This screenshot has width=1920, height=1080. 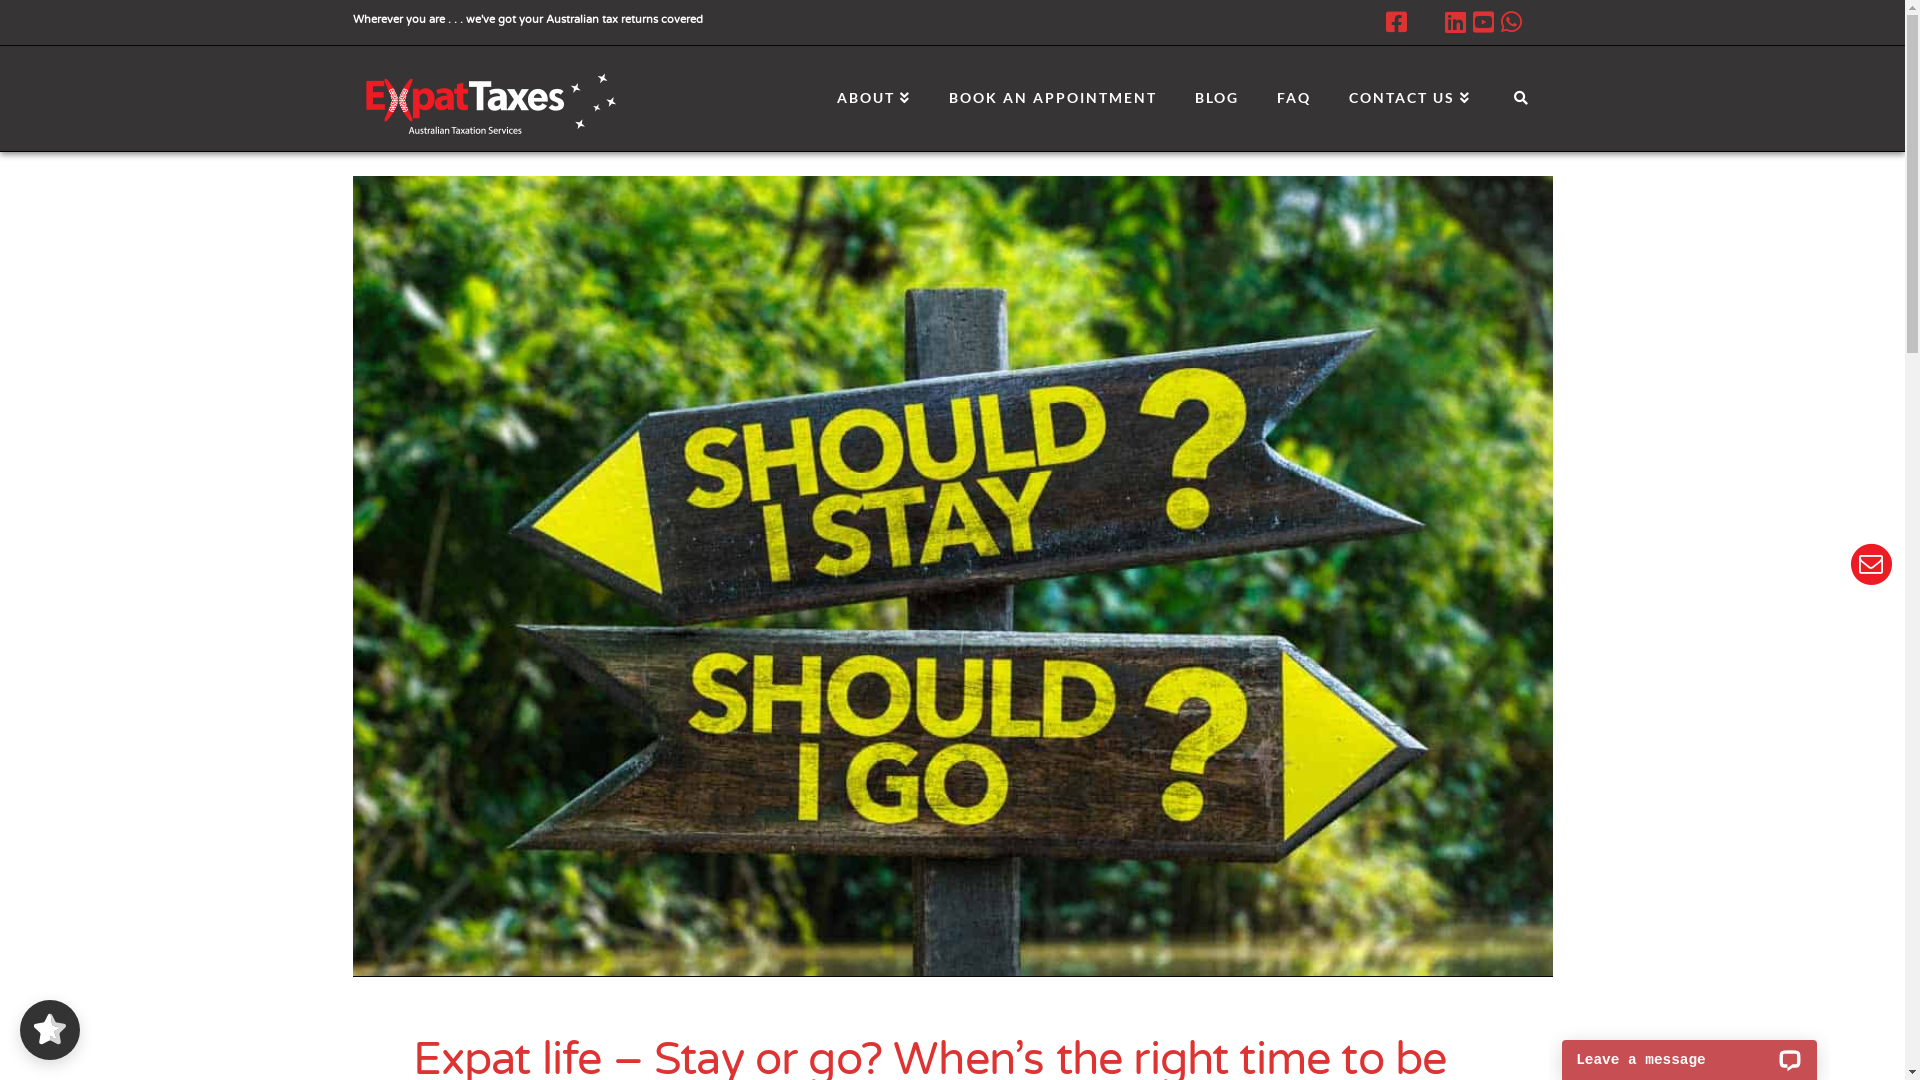 What do you see at coordinates (1424, 22) in the screenshot?
I see `'X / Twitter'` at bounding box center [1424, 22].